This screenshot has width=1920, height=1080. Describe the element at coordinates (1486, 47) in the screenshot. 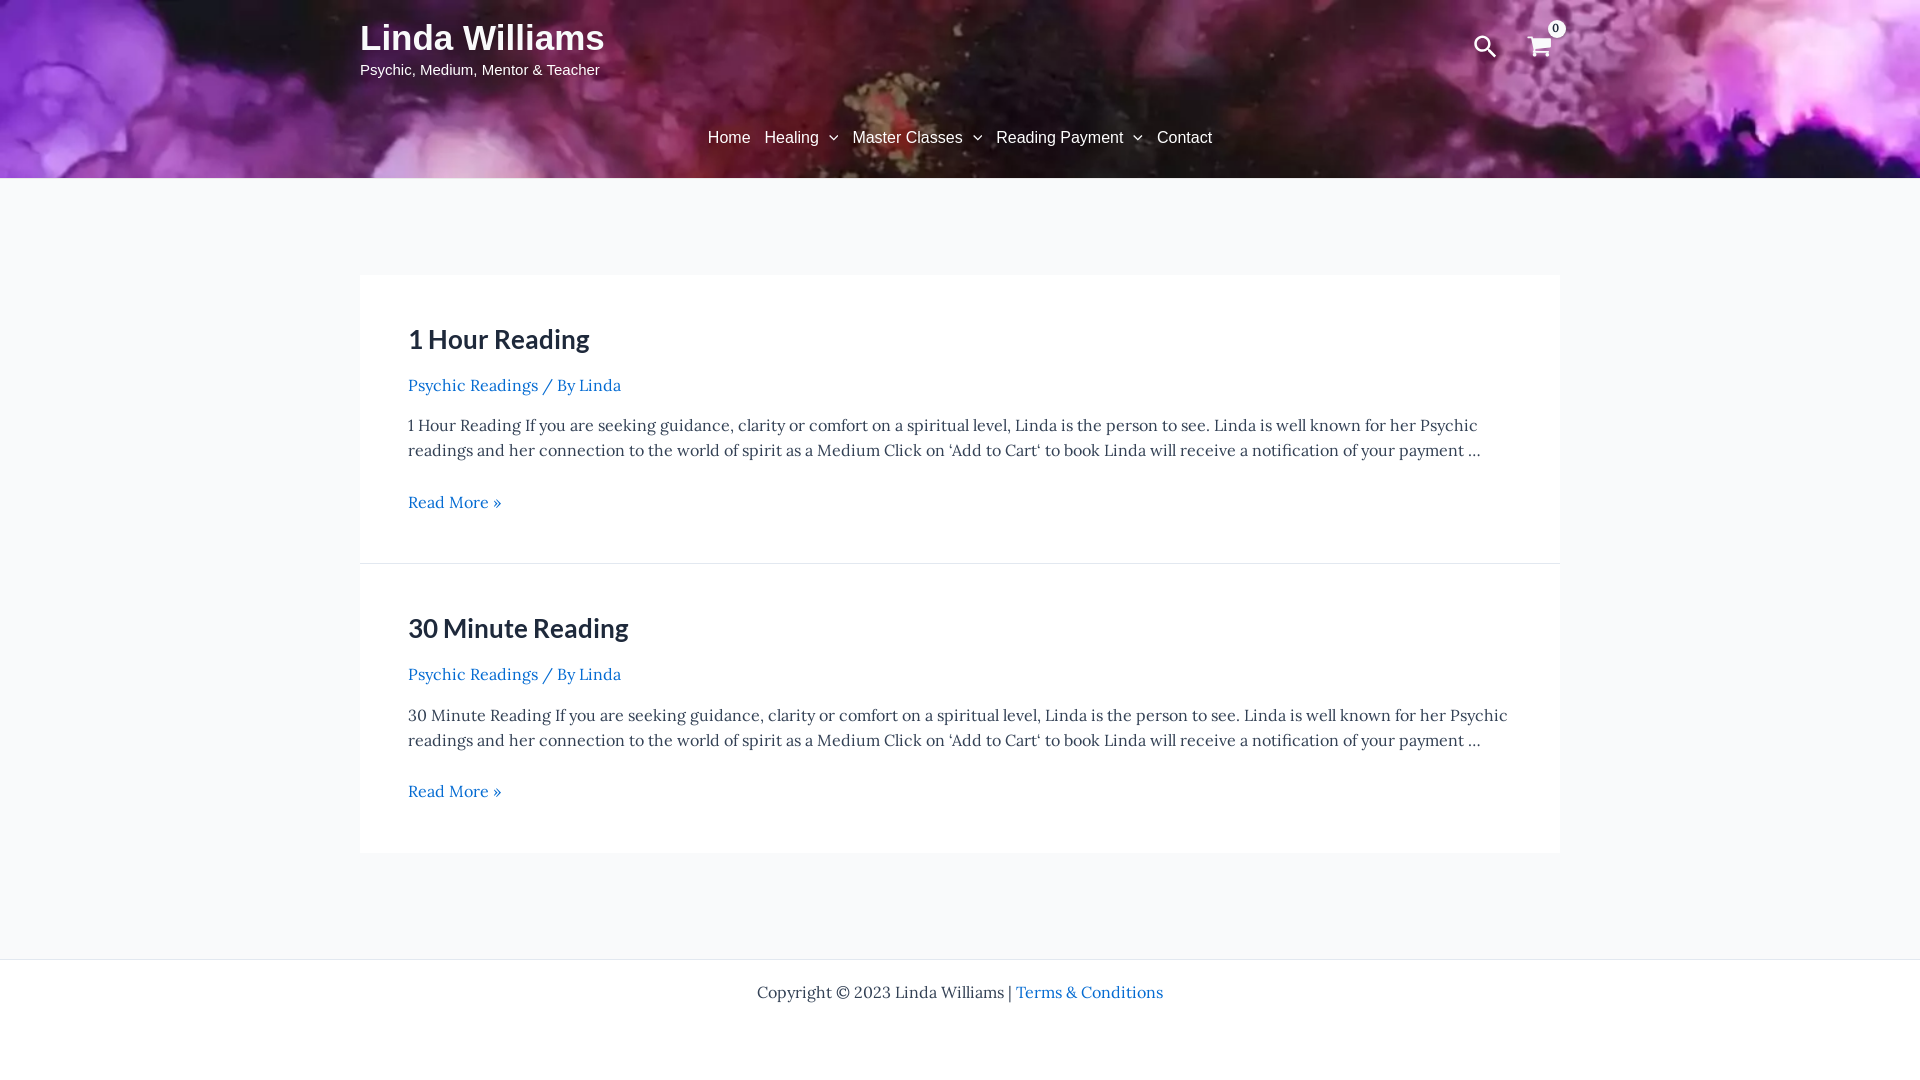

I see `'Search'` at that location.